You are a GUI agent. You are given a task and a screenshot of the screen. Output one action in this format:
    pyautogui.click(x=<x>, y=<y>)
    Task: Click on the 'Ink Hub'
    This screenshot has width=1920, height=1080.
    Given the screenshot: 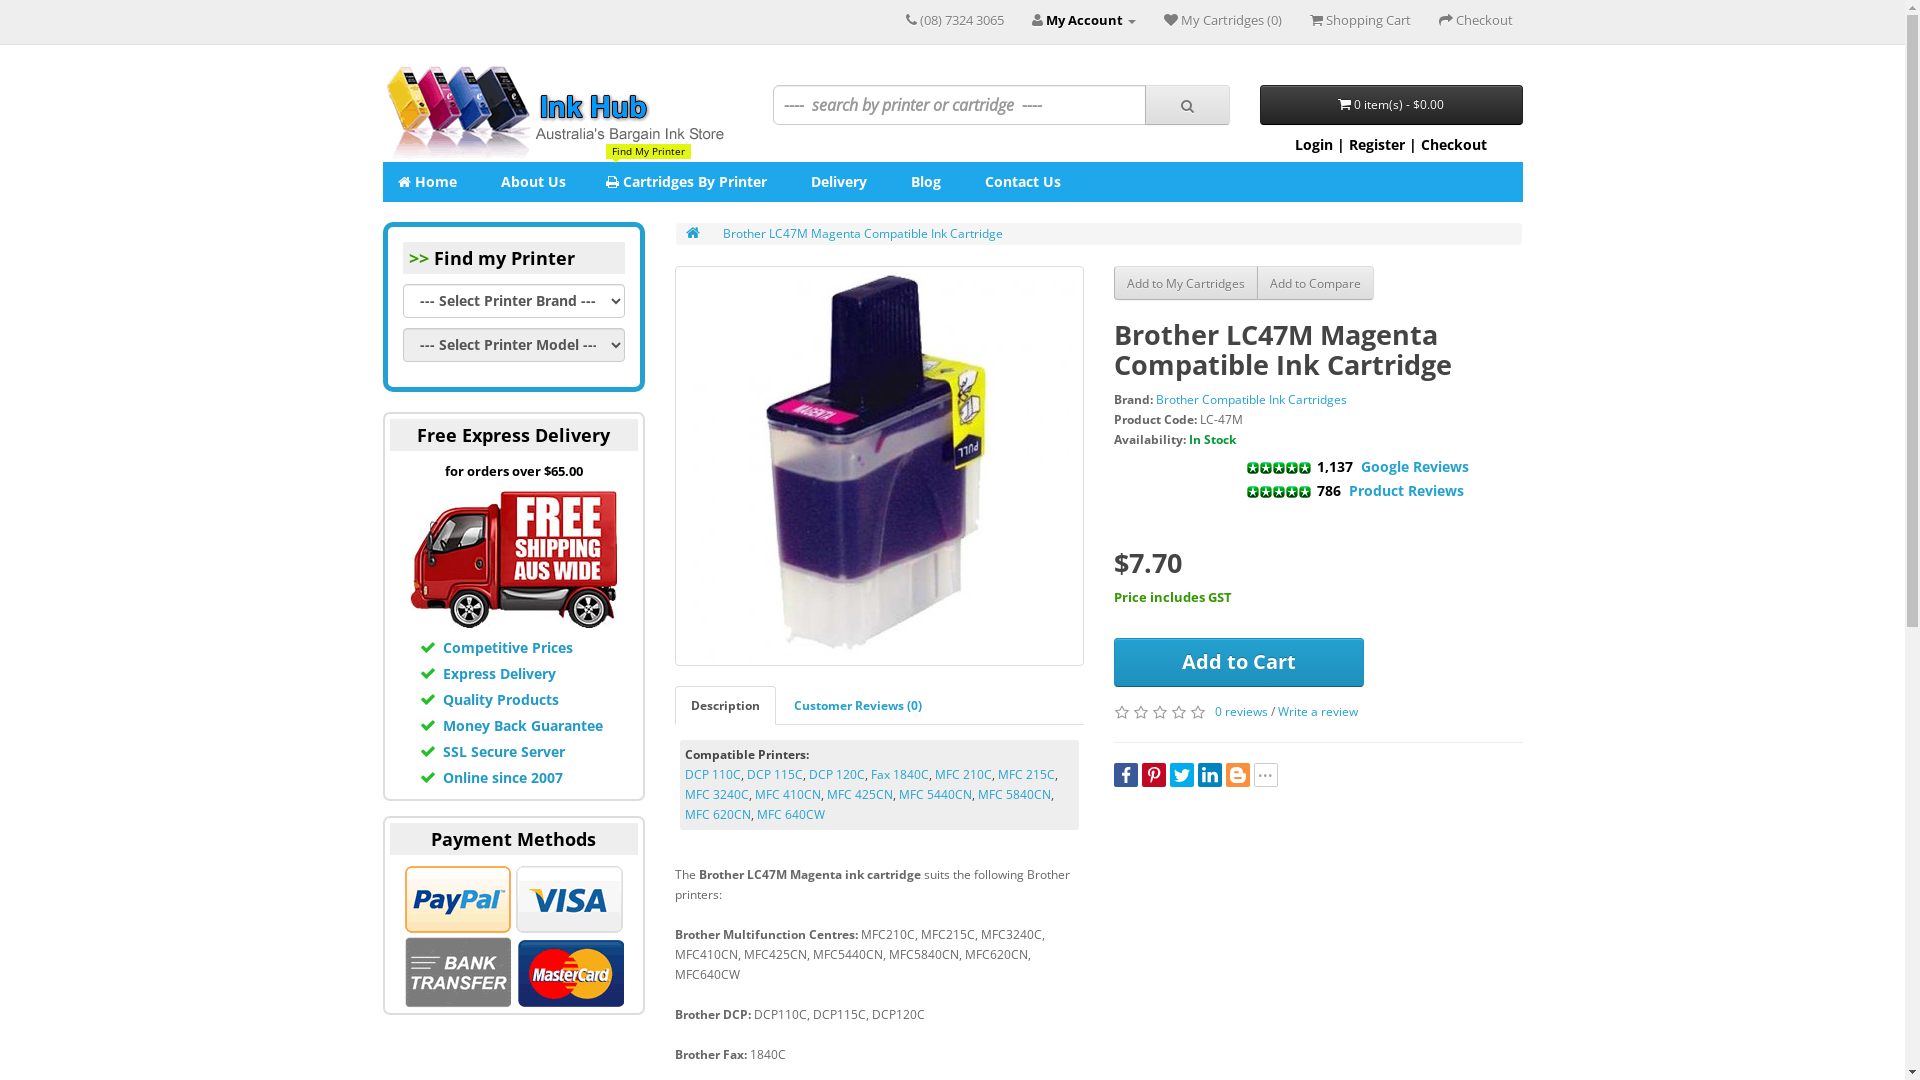 What is the action you would take?
    pyautogui.click(x=553, y=112)
    